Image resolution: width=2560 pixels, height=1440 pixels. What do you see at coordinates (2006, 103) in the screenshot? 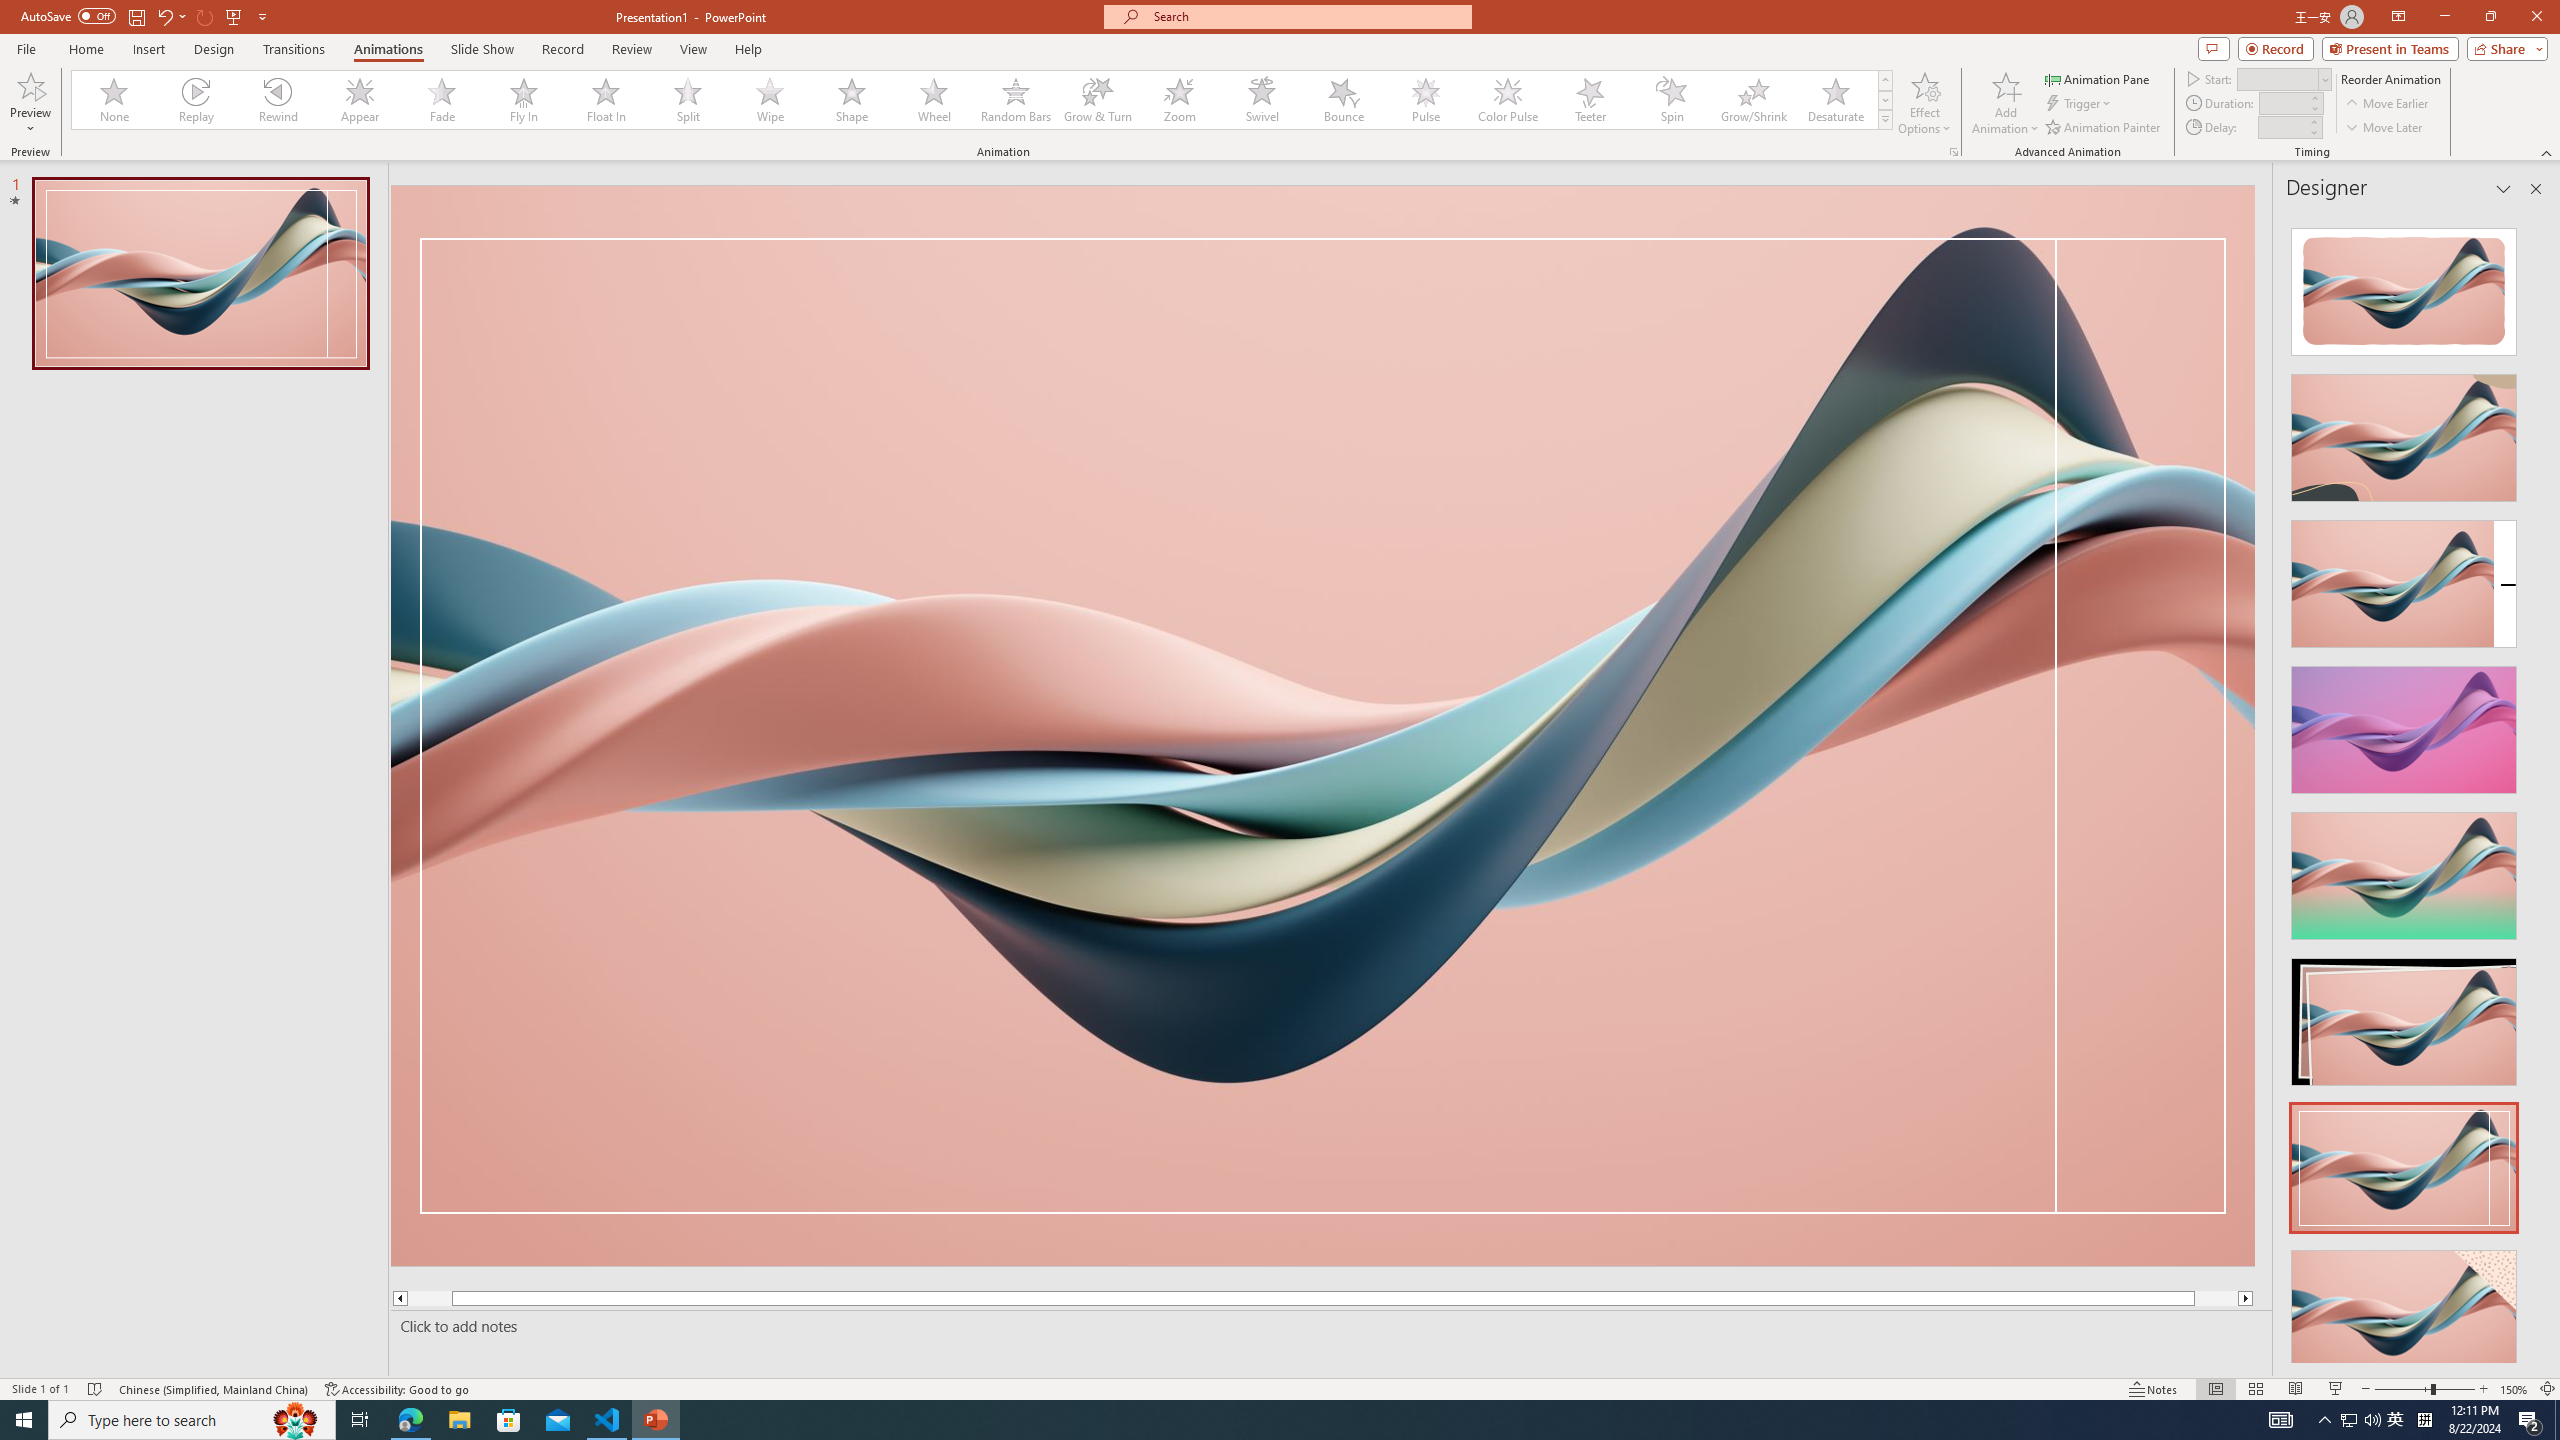
I see `'Add Animation'` at bounding box center [2006, 103].